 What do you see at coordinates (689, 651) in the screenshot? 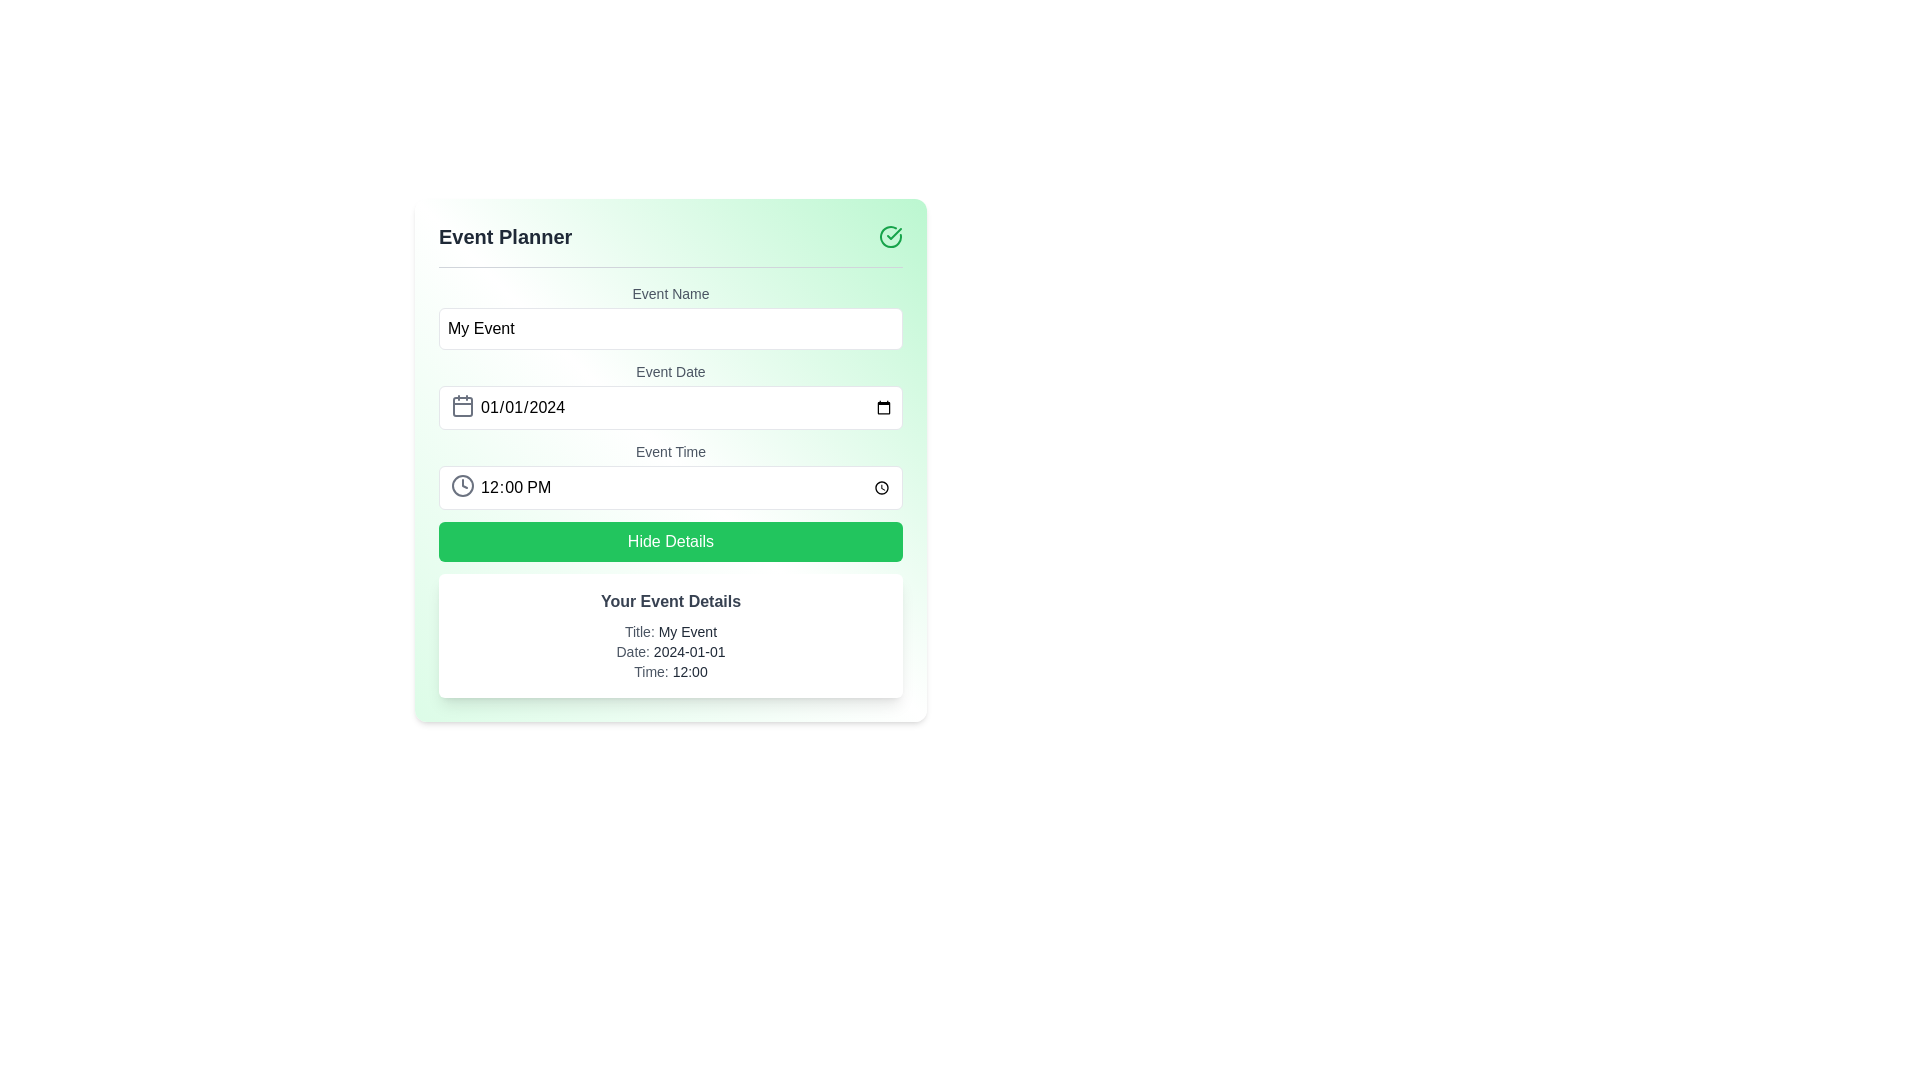
I see `the static text displaying the event date located in the 'Your Event Details' section, positioned below the 'Hide Details' button and aligned with the label 'Date:'` at bounding box center [689, 651].